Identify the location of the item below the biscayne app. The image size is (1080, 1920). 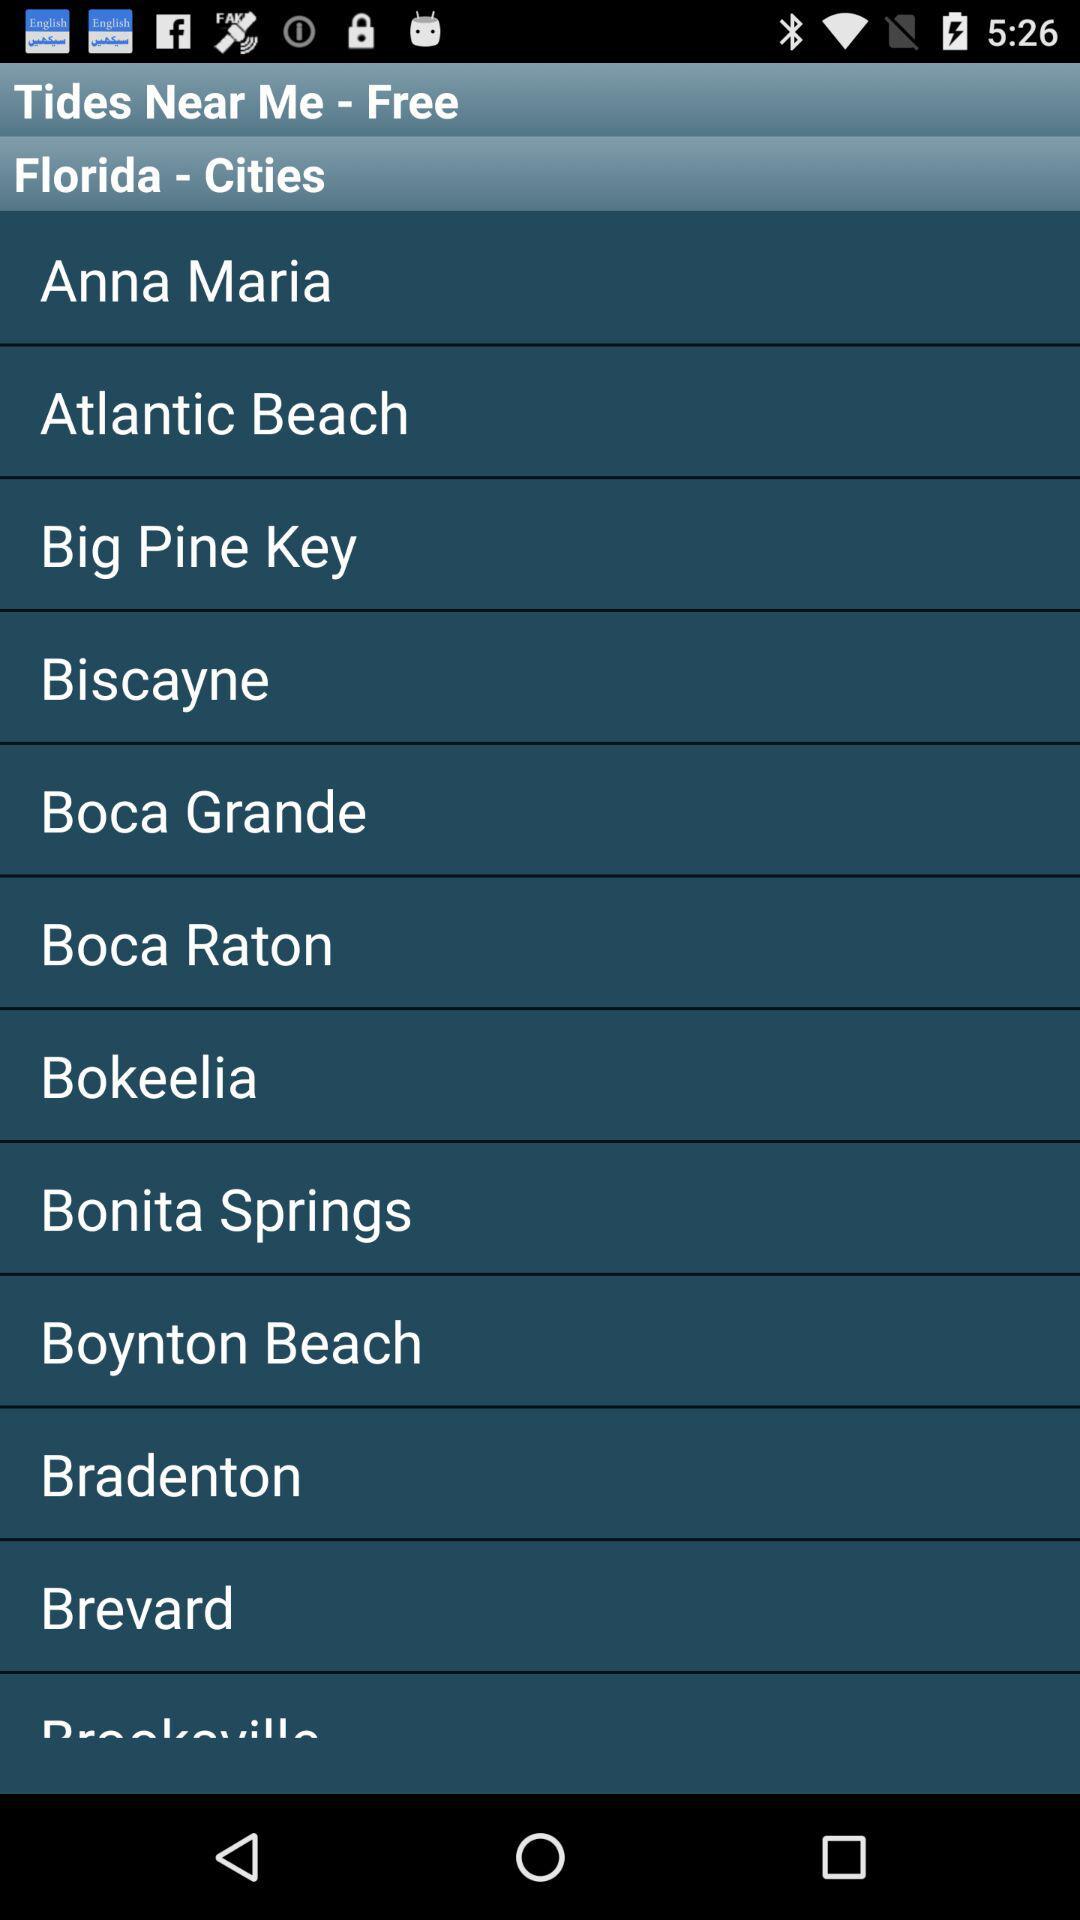
(540, 809).